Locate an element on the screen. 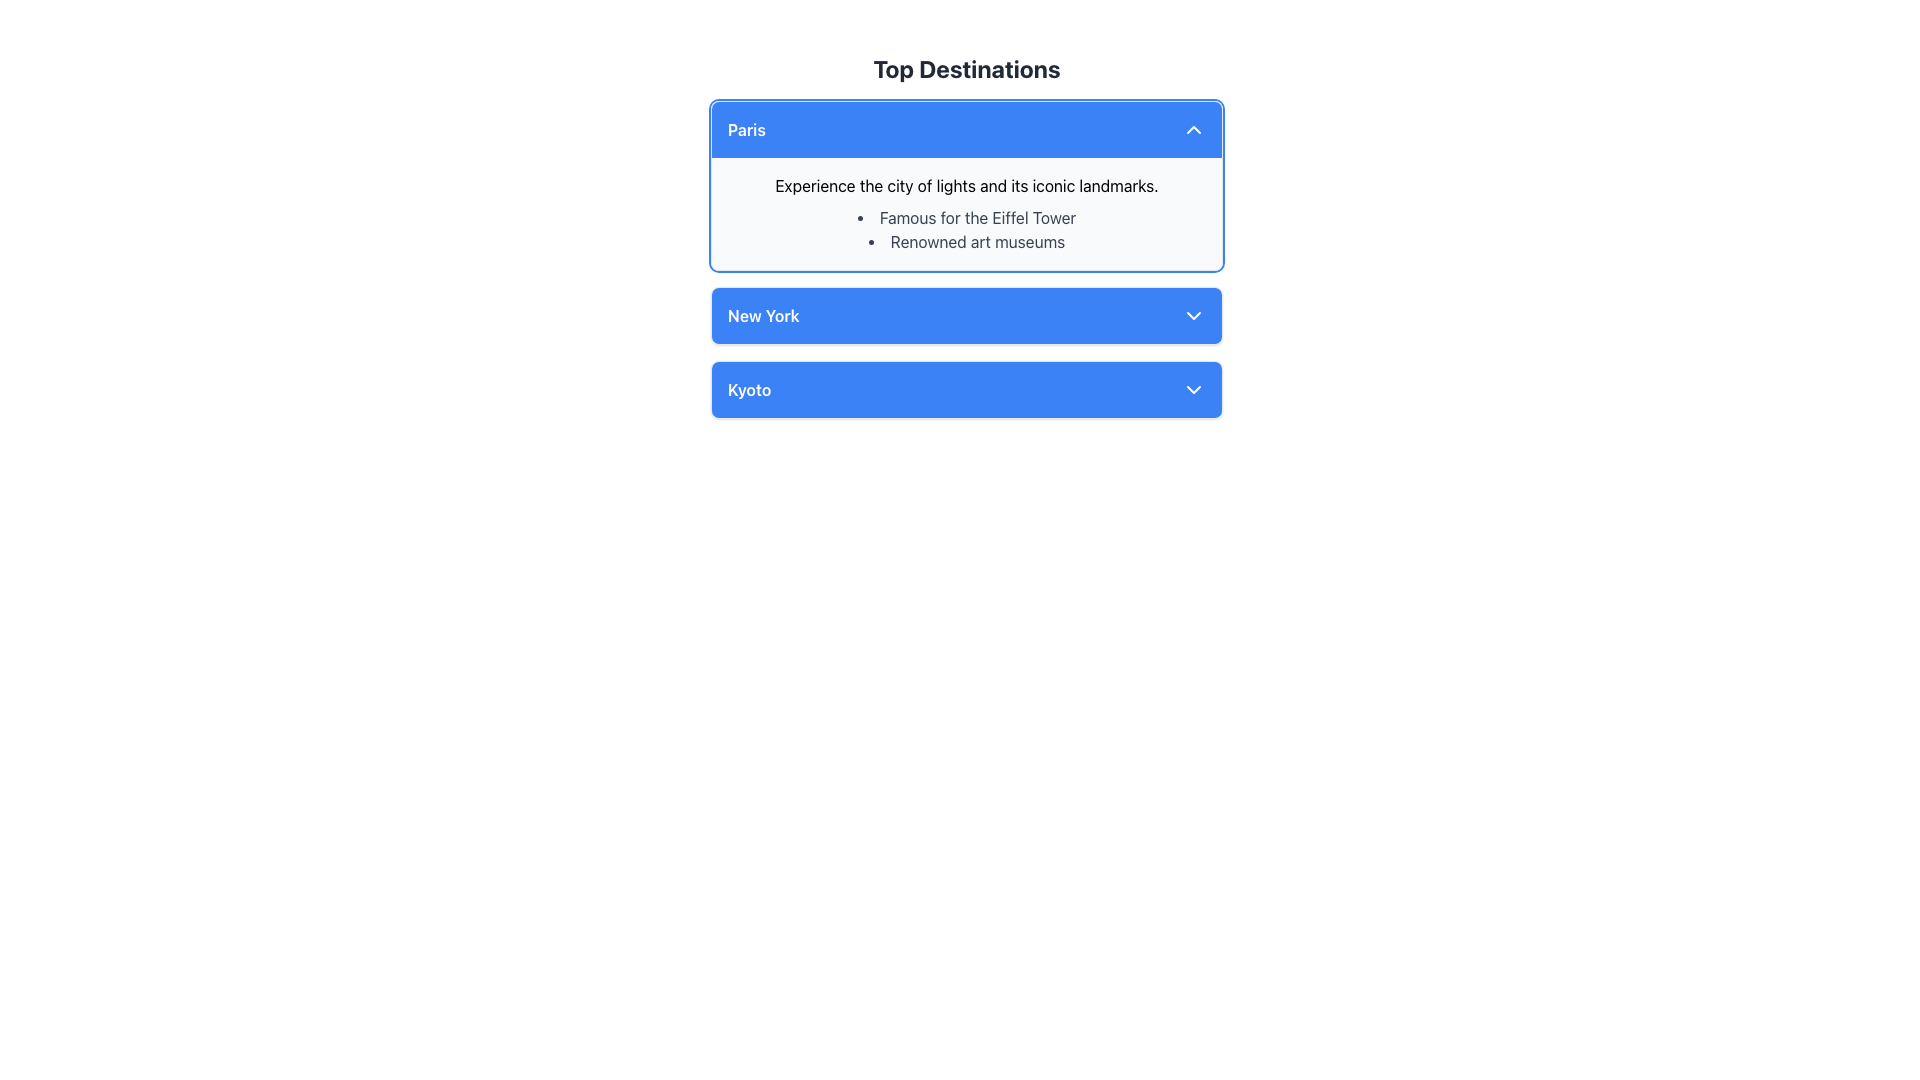 The image size is (1920, 1080). the dropdown button located between the 'Paris' button above and the 'Kyoto' button below, which is intended is located at coordinates (966, 315).